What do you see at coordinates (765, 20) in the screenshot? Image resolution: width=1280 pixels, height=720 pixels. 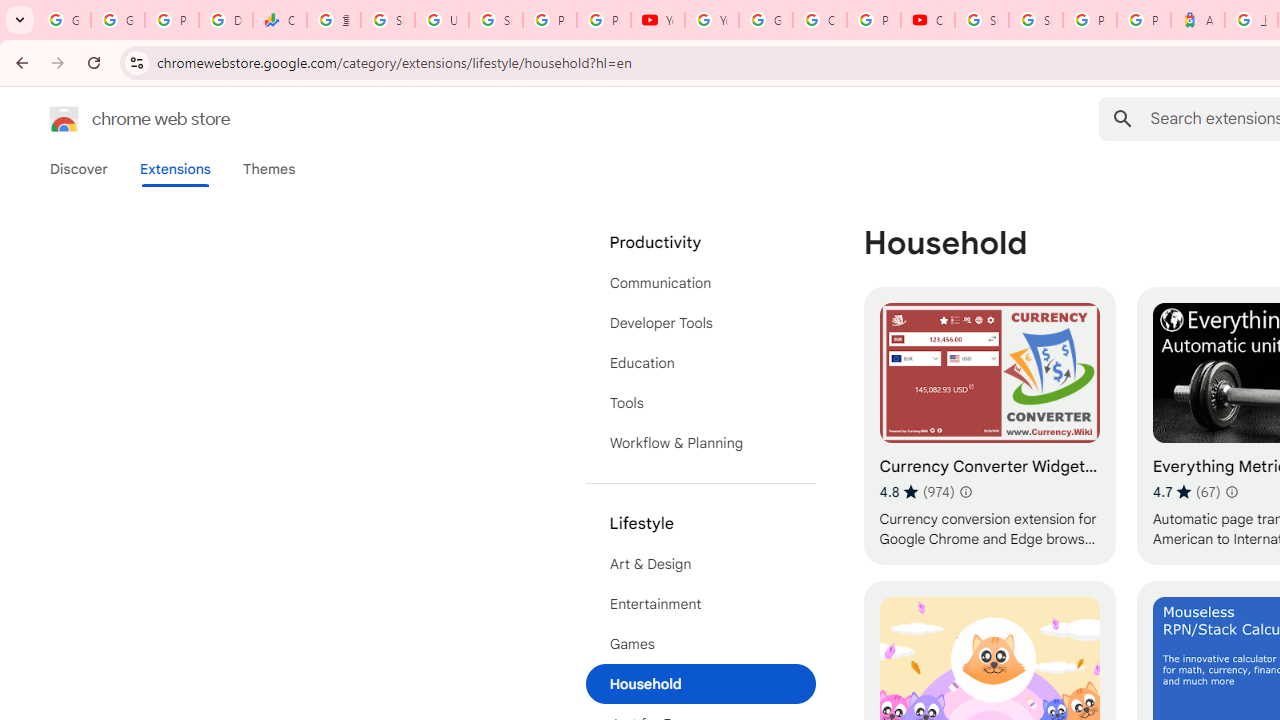 I see `'Google Account Help'` at bounding box center [765, 20].